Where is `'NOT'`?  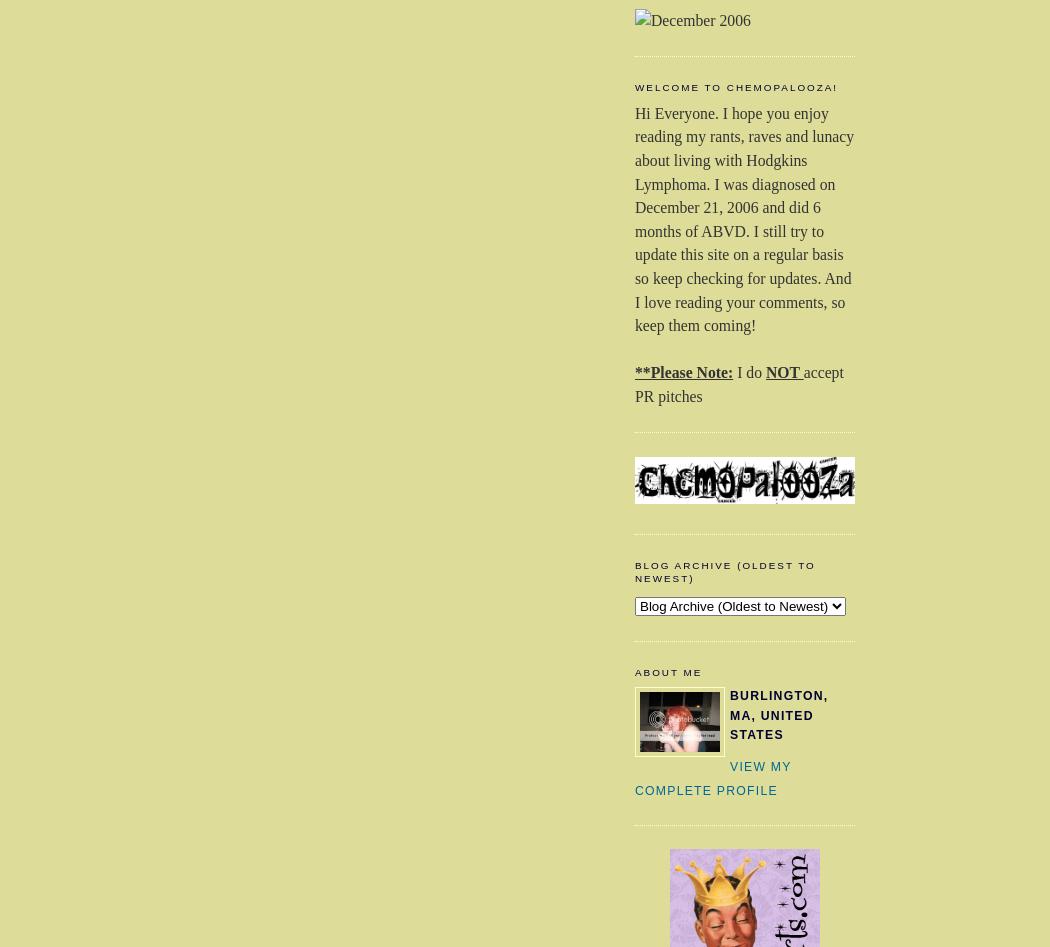 'NOT' is located at coordinates (784, 371).